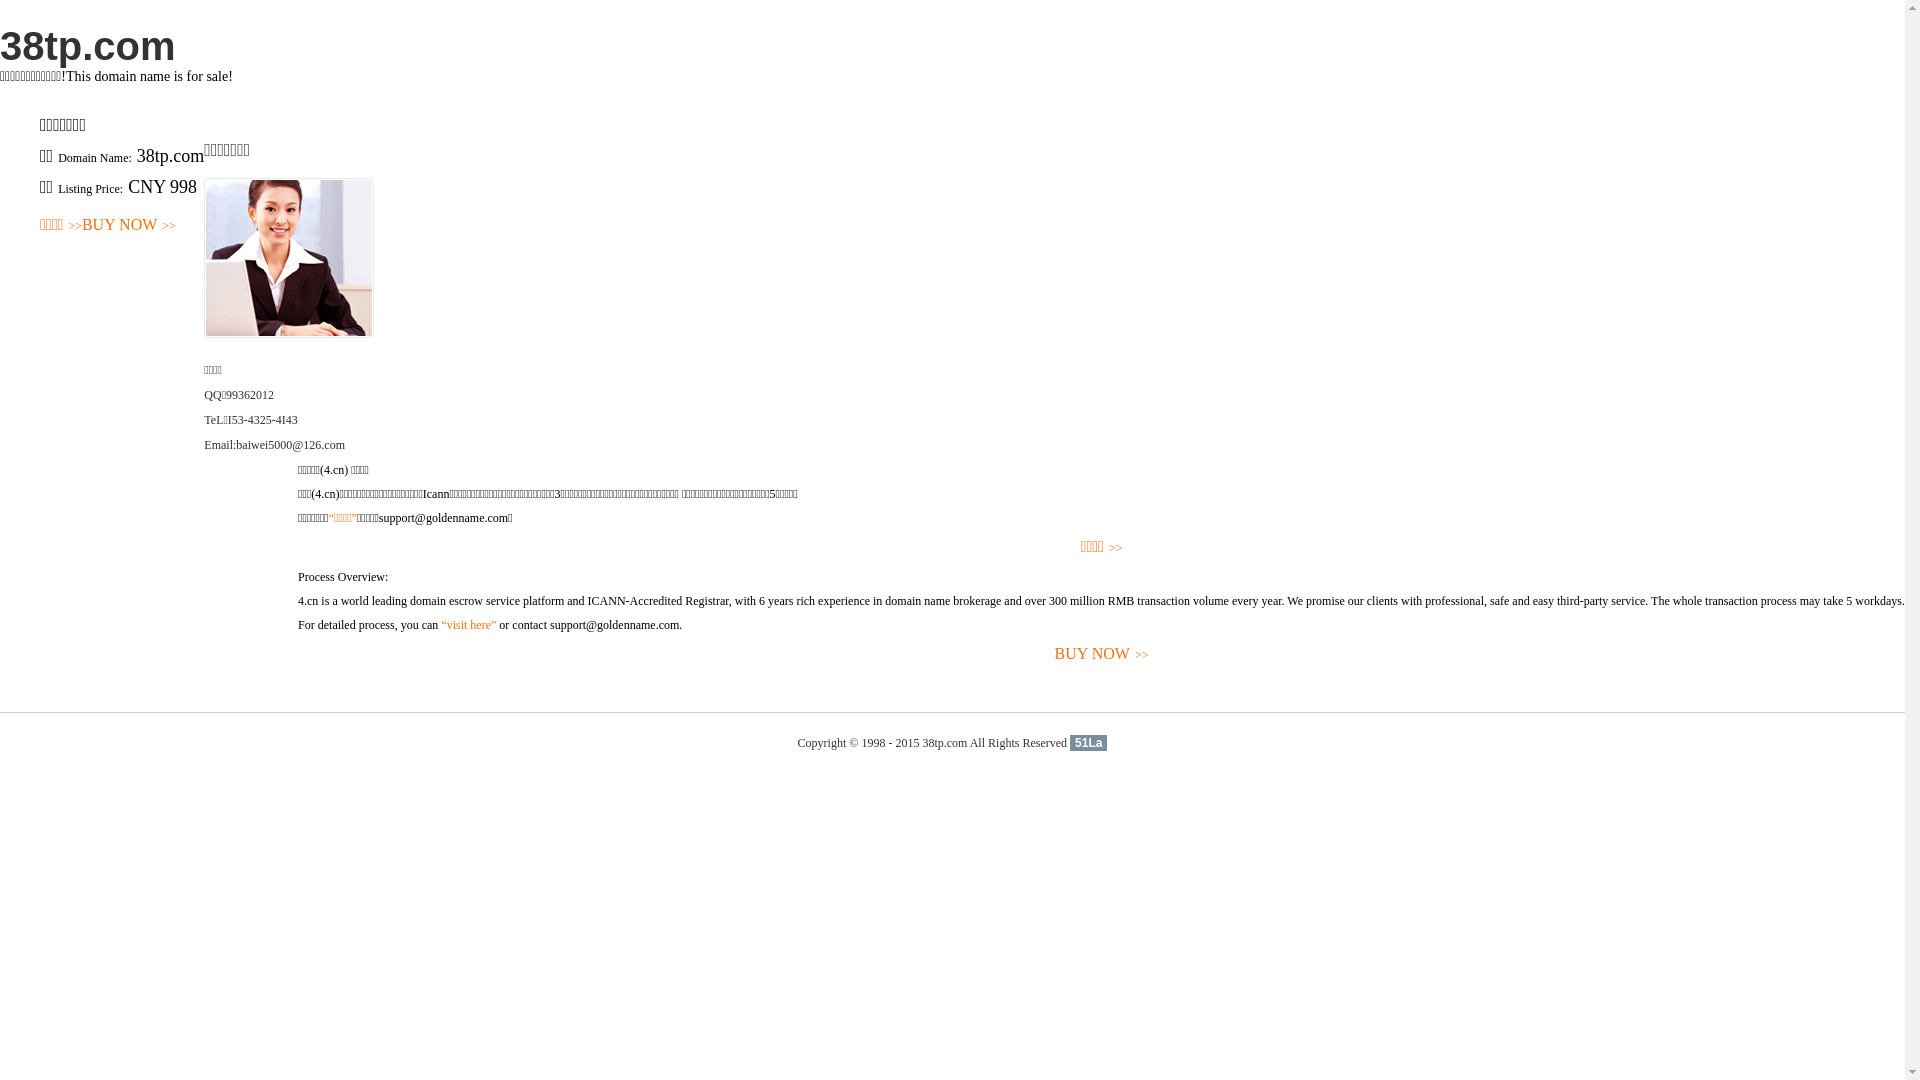 This screenshot has height=1080, width=1920. What do you see at coordinates (128, 225) in the screenshot?
I see `'BUY NOW>>'` at bounding box center [128, 225].